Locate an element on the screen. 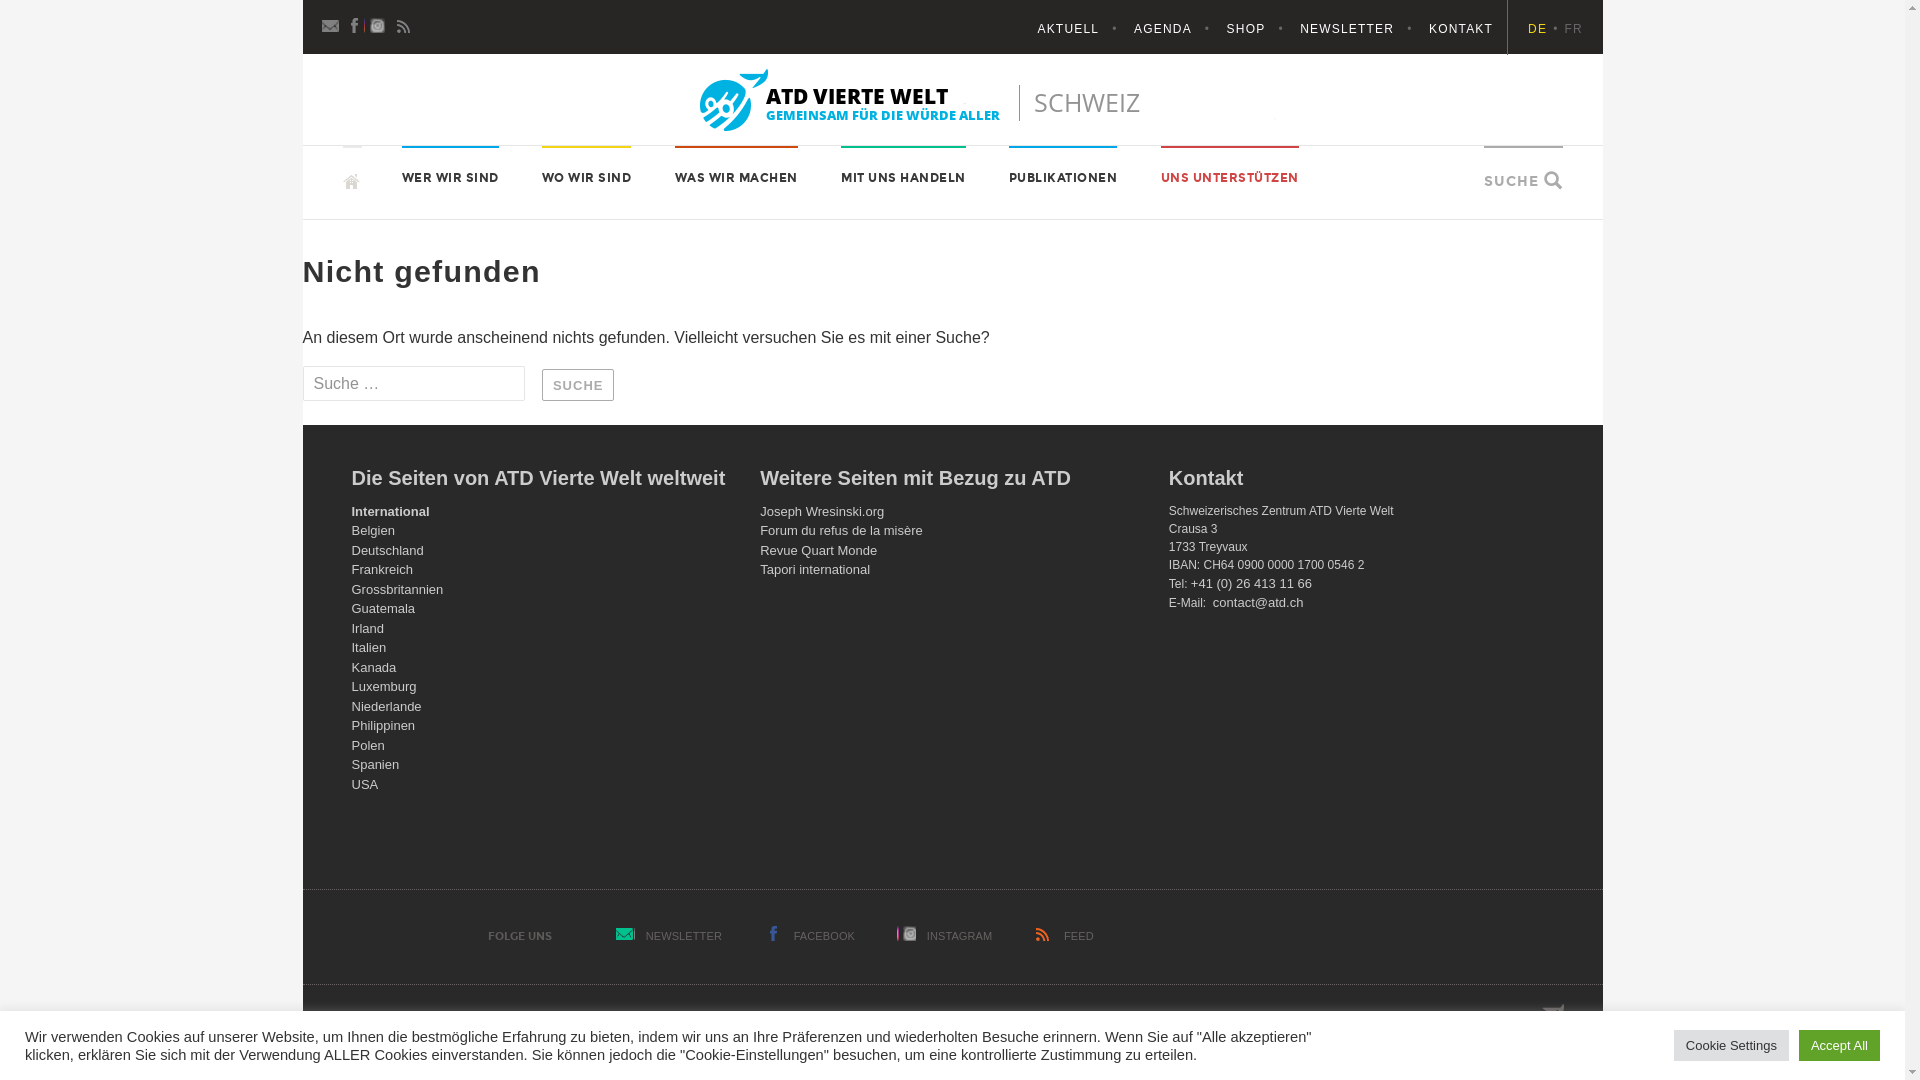  'International' is located at coordinates (390, 510).